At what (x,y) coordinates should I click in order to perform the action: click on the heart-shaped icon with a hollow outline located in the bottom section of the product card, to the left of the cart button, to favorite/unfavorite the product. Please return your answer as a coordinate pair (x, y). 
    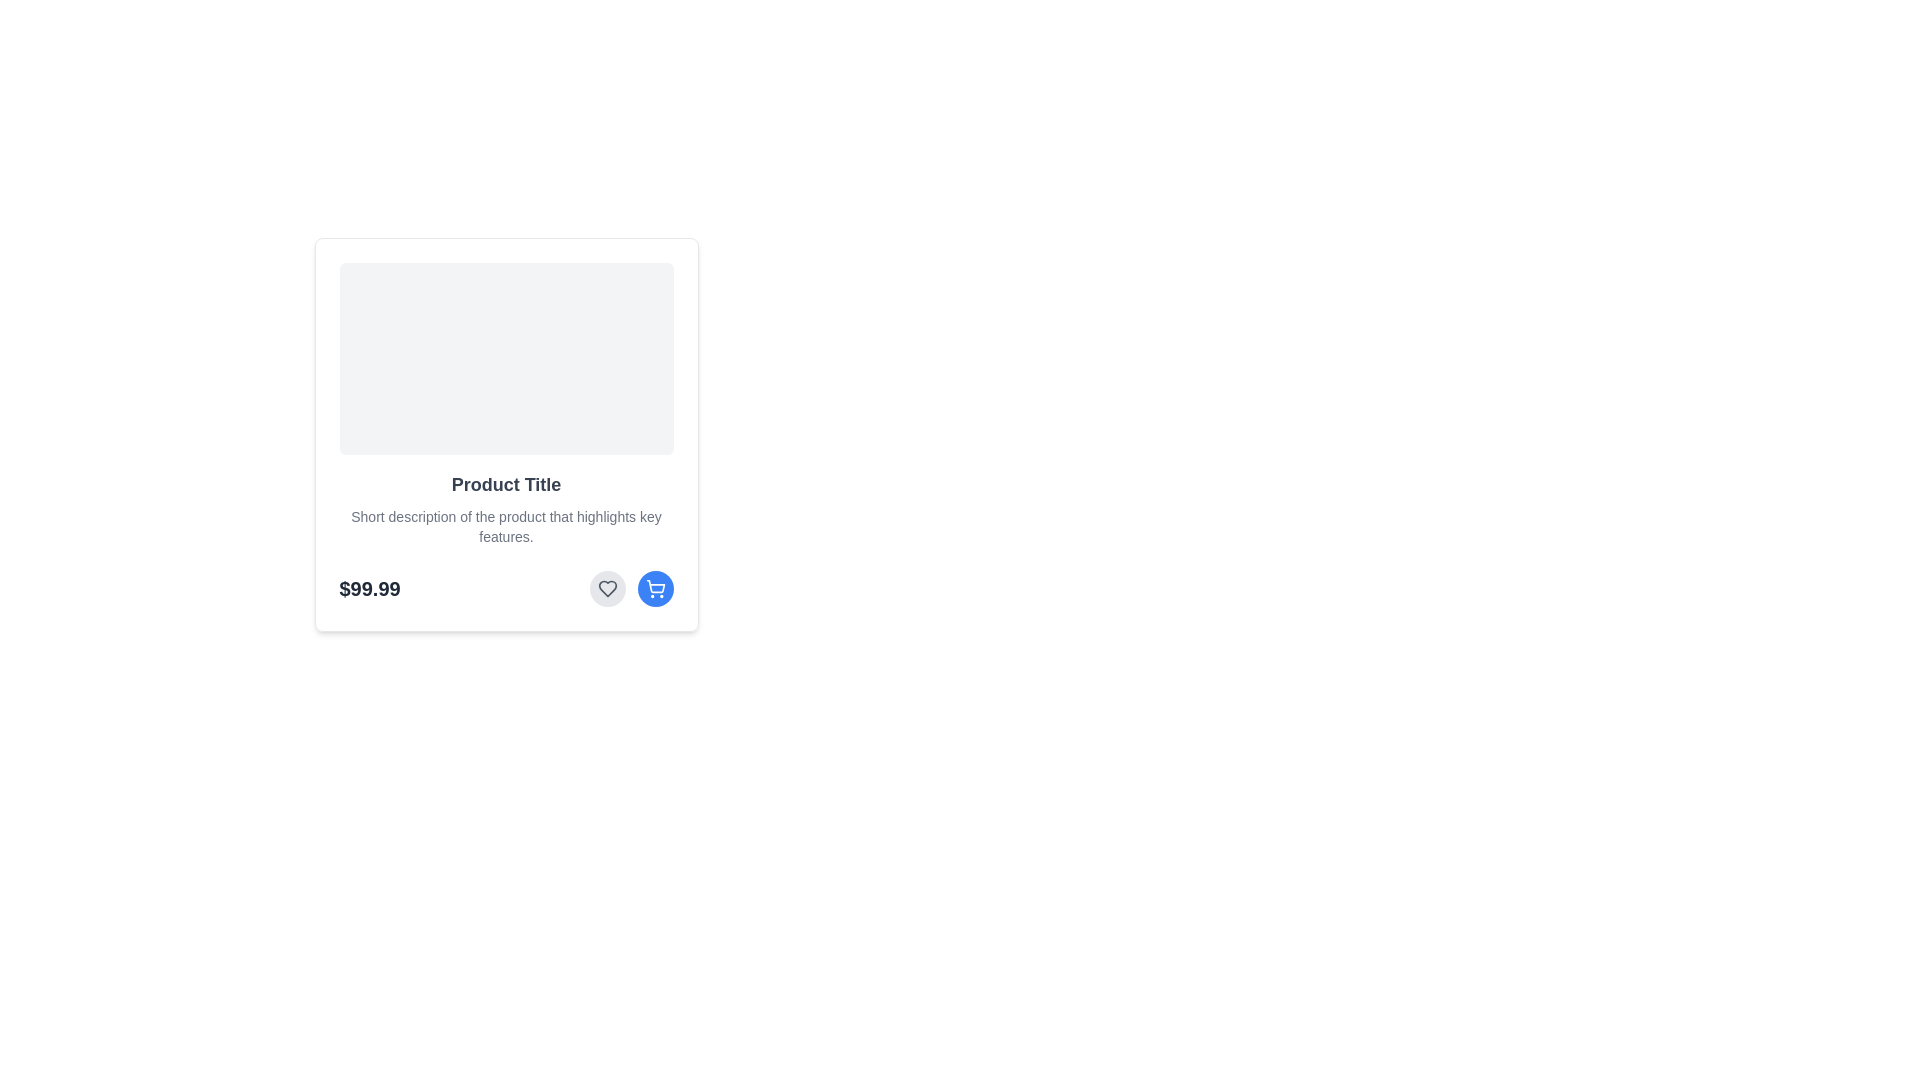
    Looking at the image, I should click on (606, 588).